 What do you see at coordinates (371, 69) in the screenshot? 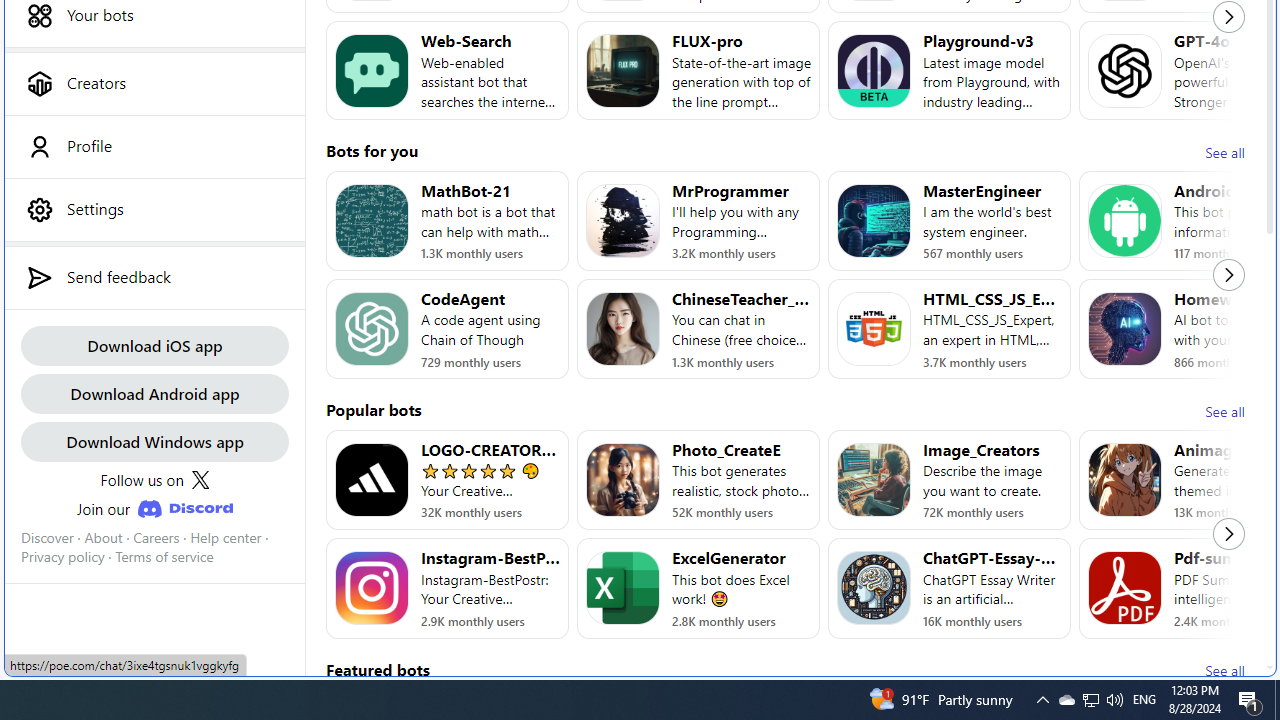
I see `'Bot image for Web-Search'` at bounding box center [371, 69].